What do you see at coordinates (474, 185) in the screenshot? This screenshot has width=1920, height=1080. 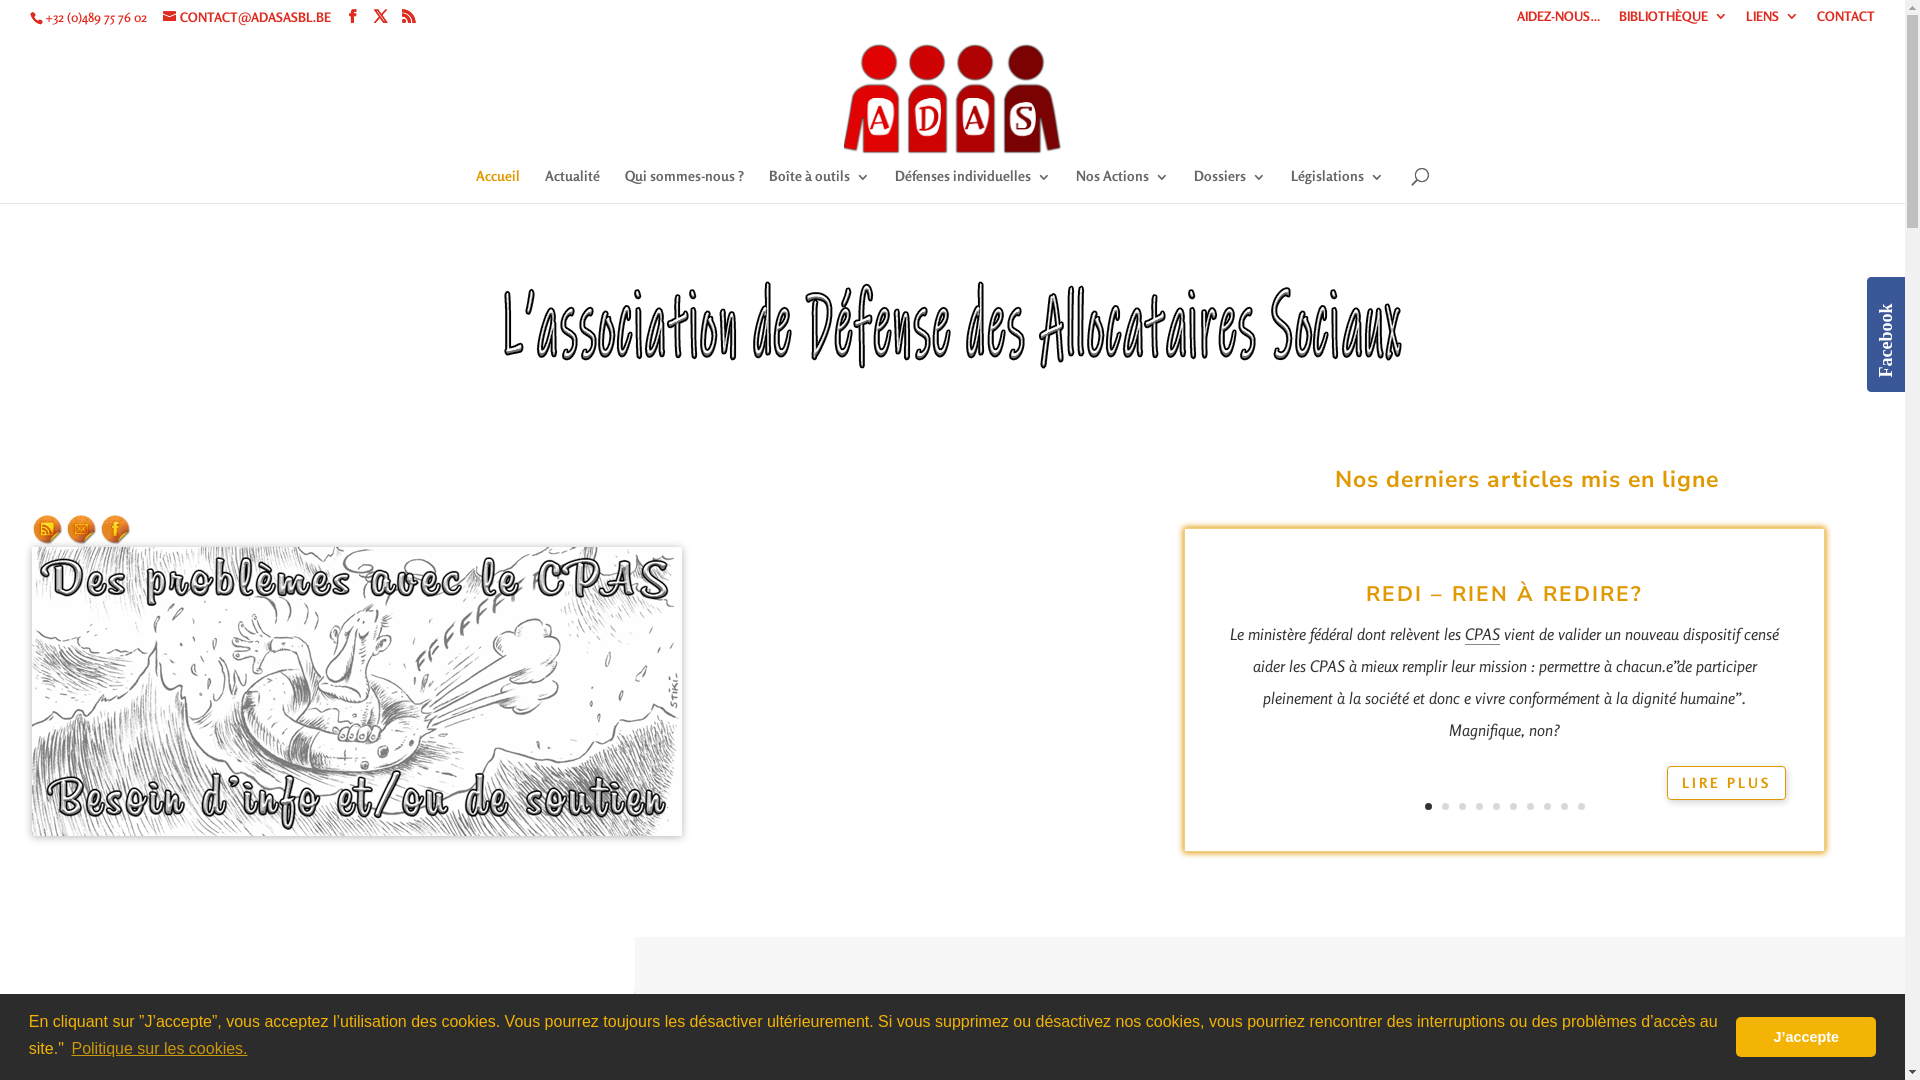 I see `'Accueil'` at bounding box center [474, 185].